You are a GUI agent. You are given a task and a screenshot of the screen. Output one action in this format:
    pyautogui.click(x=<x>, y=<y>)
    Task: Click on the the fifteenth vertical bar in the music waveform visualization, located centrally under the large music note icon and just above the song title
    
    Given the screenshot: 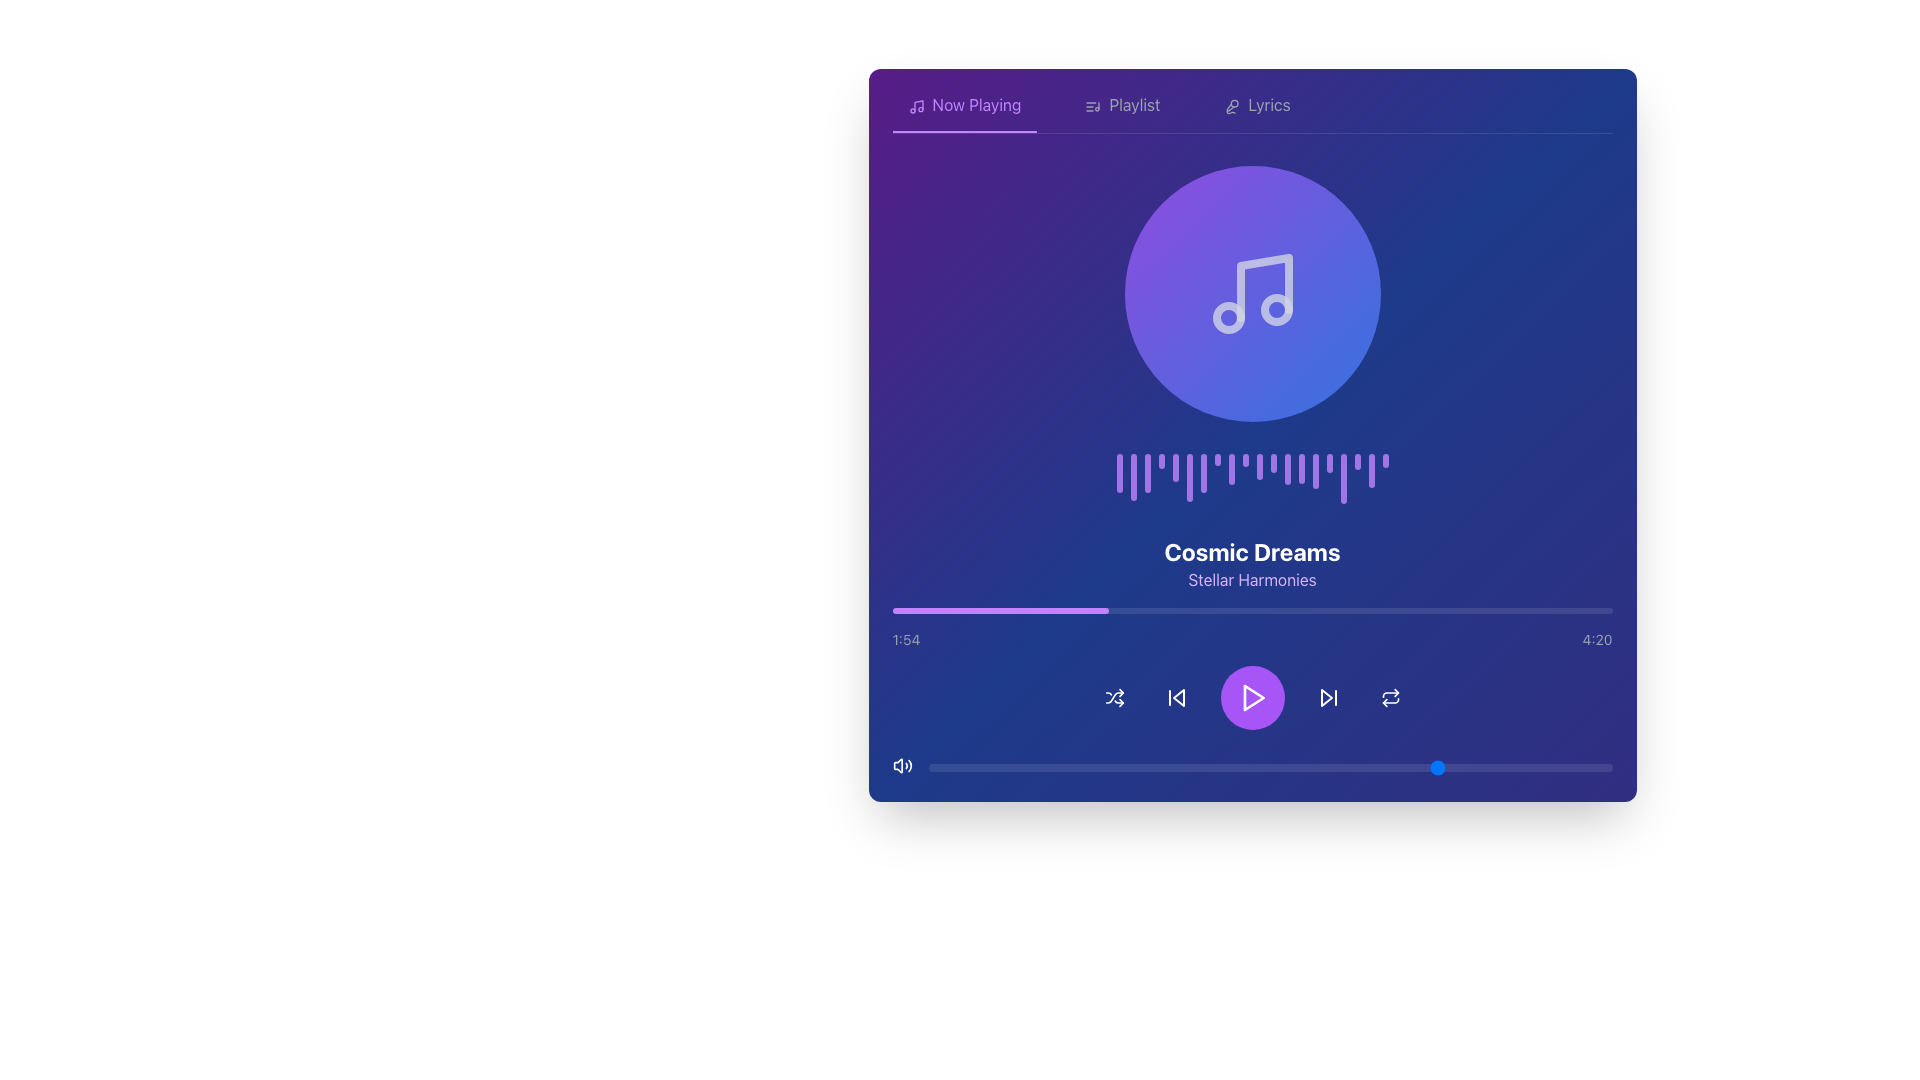 What is the action you would take?
    pyautogui.click(x=1315, y=471)
    